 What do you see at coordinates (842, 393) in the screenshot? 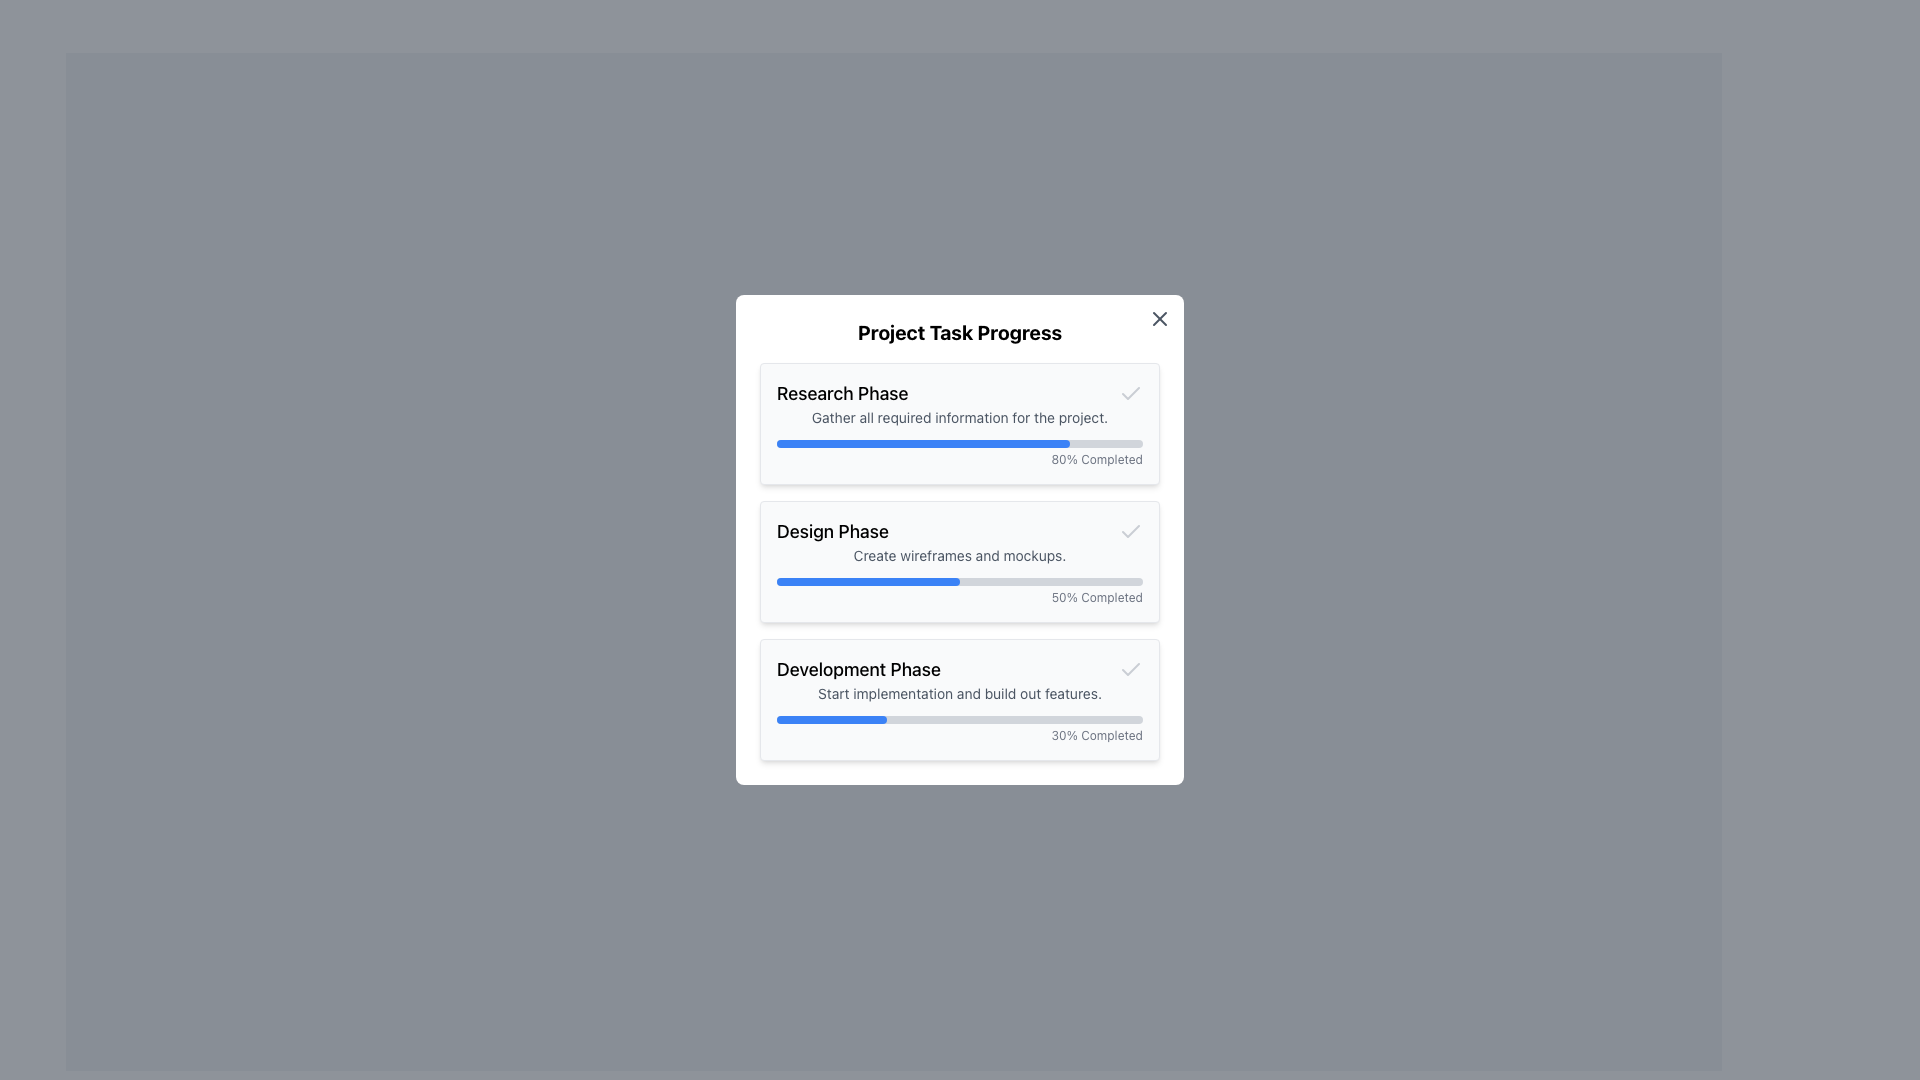
I see `the section title text label indicating the specific phase of the project to possibly display a tooltip` at bounding box center [842, 393].